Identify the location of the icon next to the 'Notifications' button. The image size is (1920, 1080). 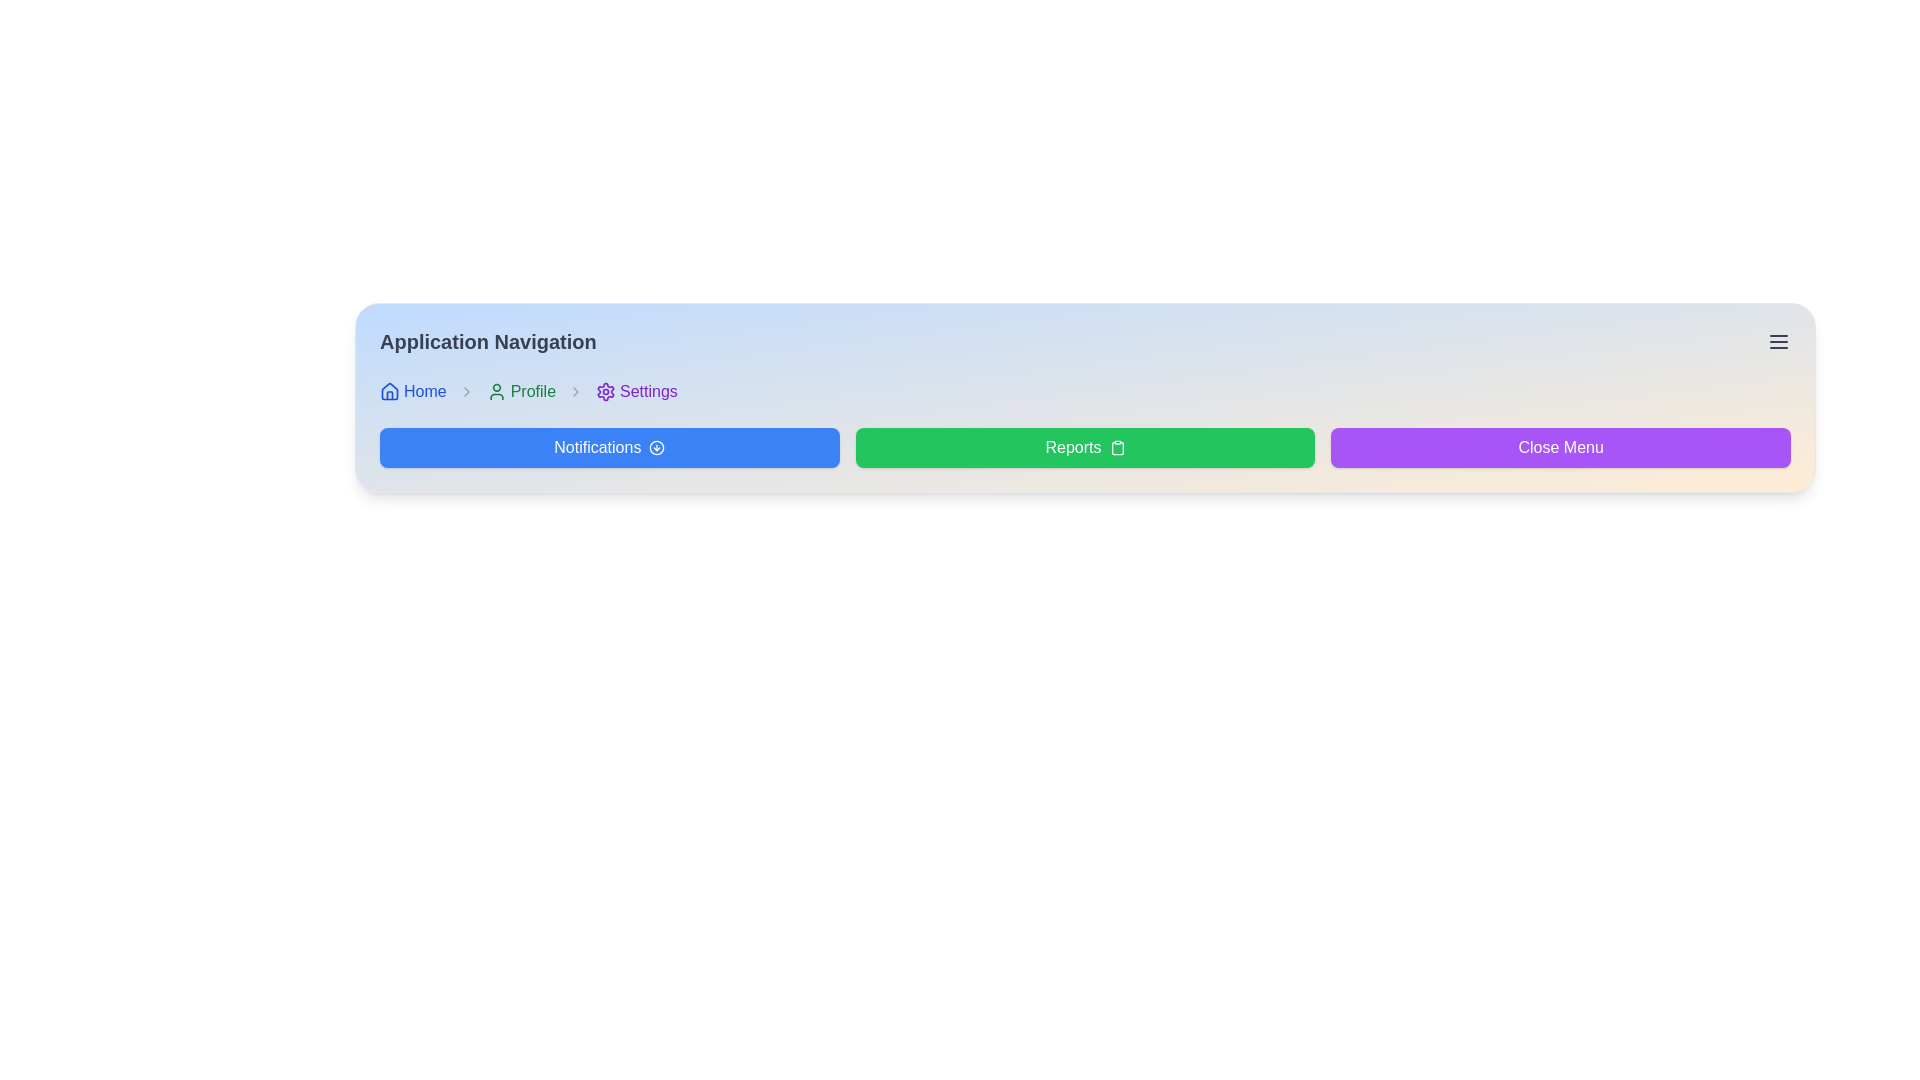
(657, 446).